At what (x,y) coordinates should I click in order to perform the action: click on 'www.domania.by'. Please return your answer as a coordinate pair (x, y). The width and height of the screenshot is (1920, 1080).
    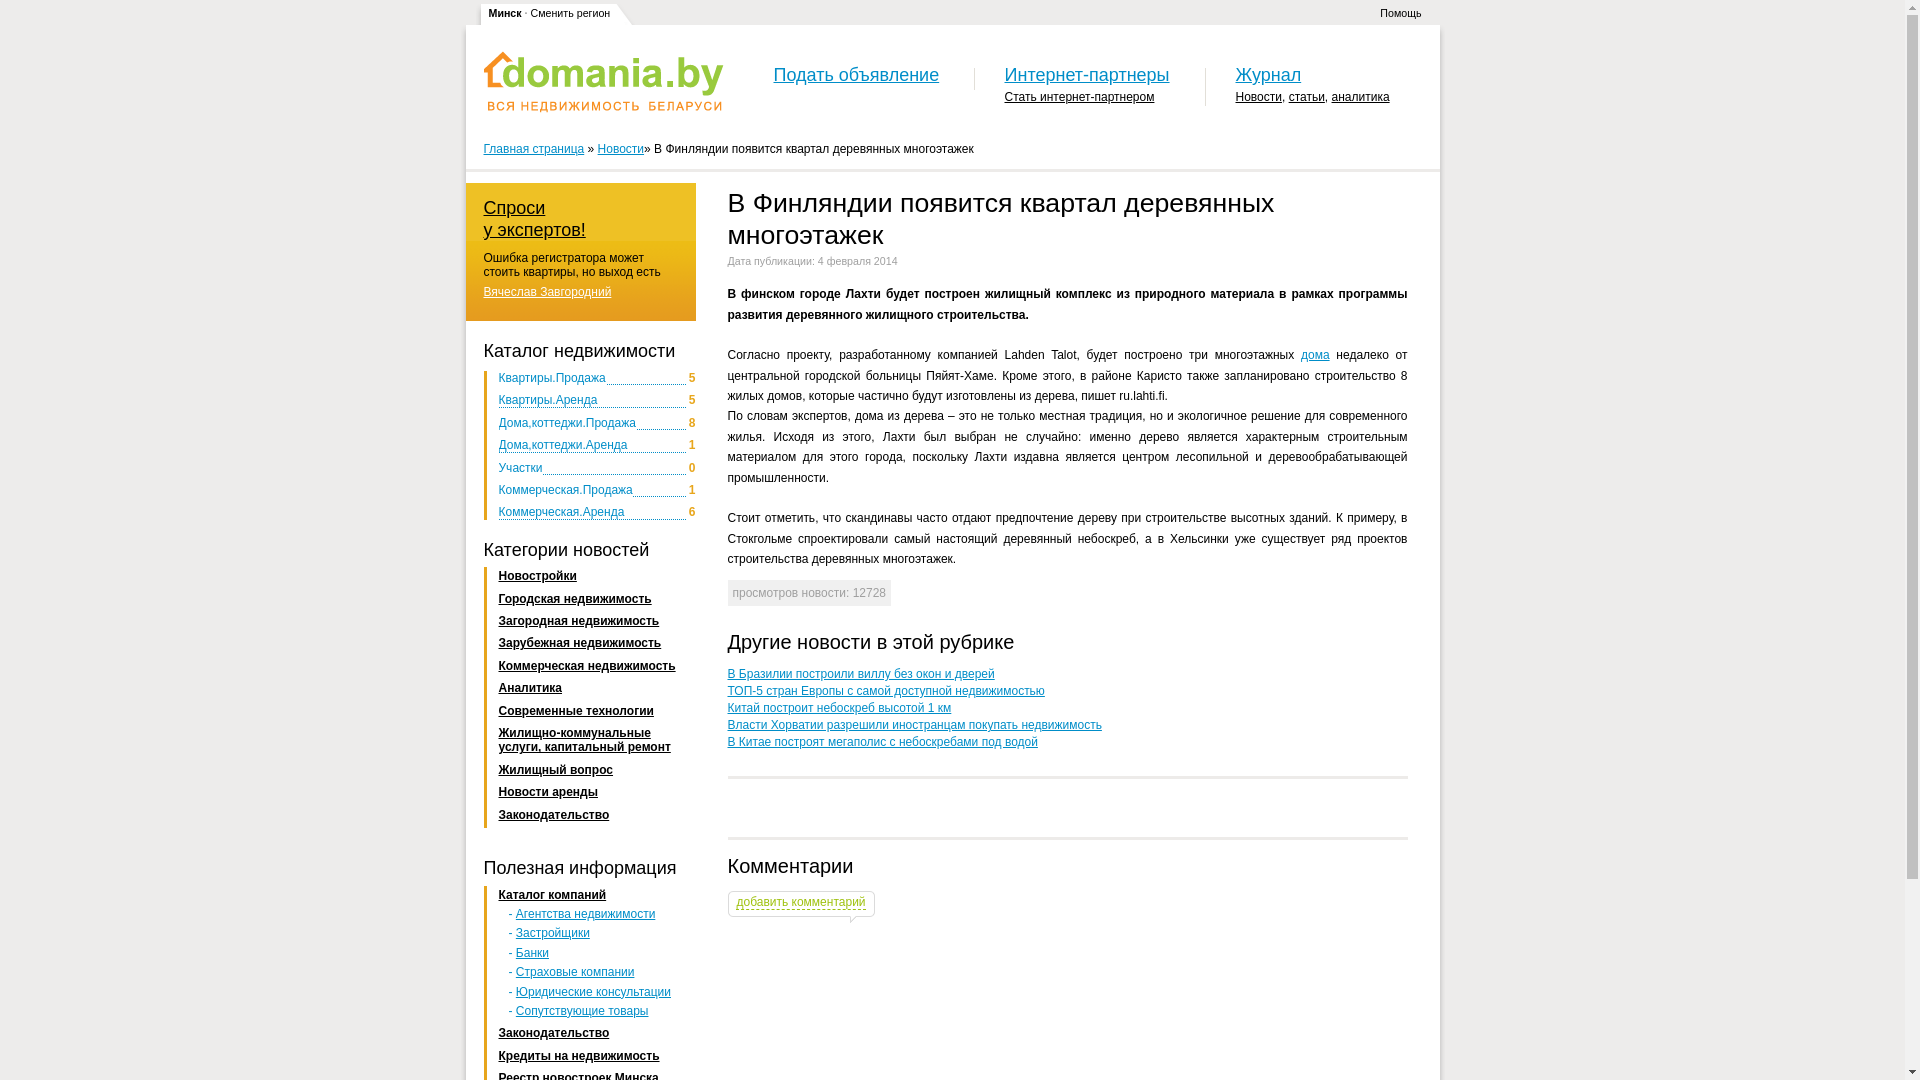
    Looking at the image, I should click on (603, 80).